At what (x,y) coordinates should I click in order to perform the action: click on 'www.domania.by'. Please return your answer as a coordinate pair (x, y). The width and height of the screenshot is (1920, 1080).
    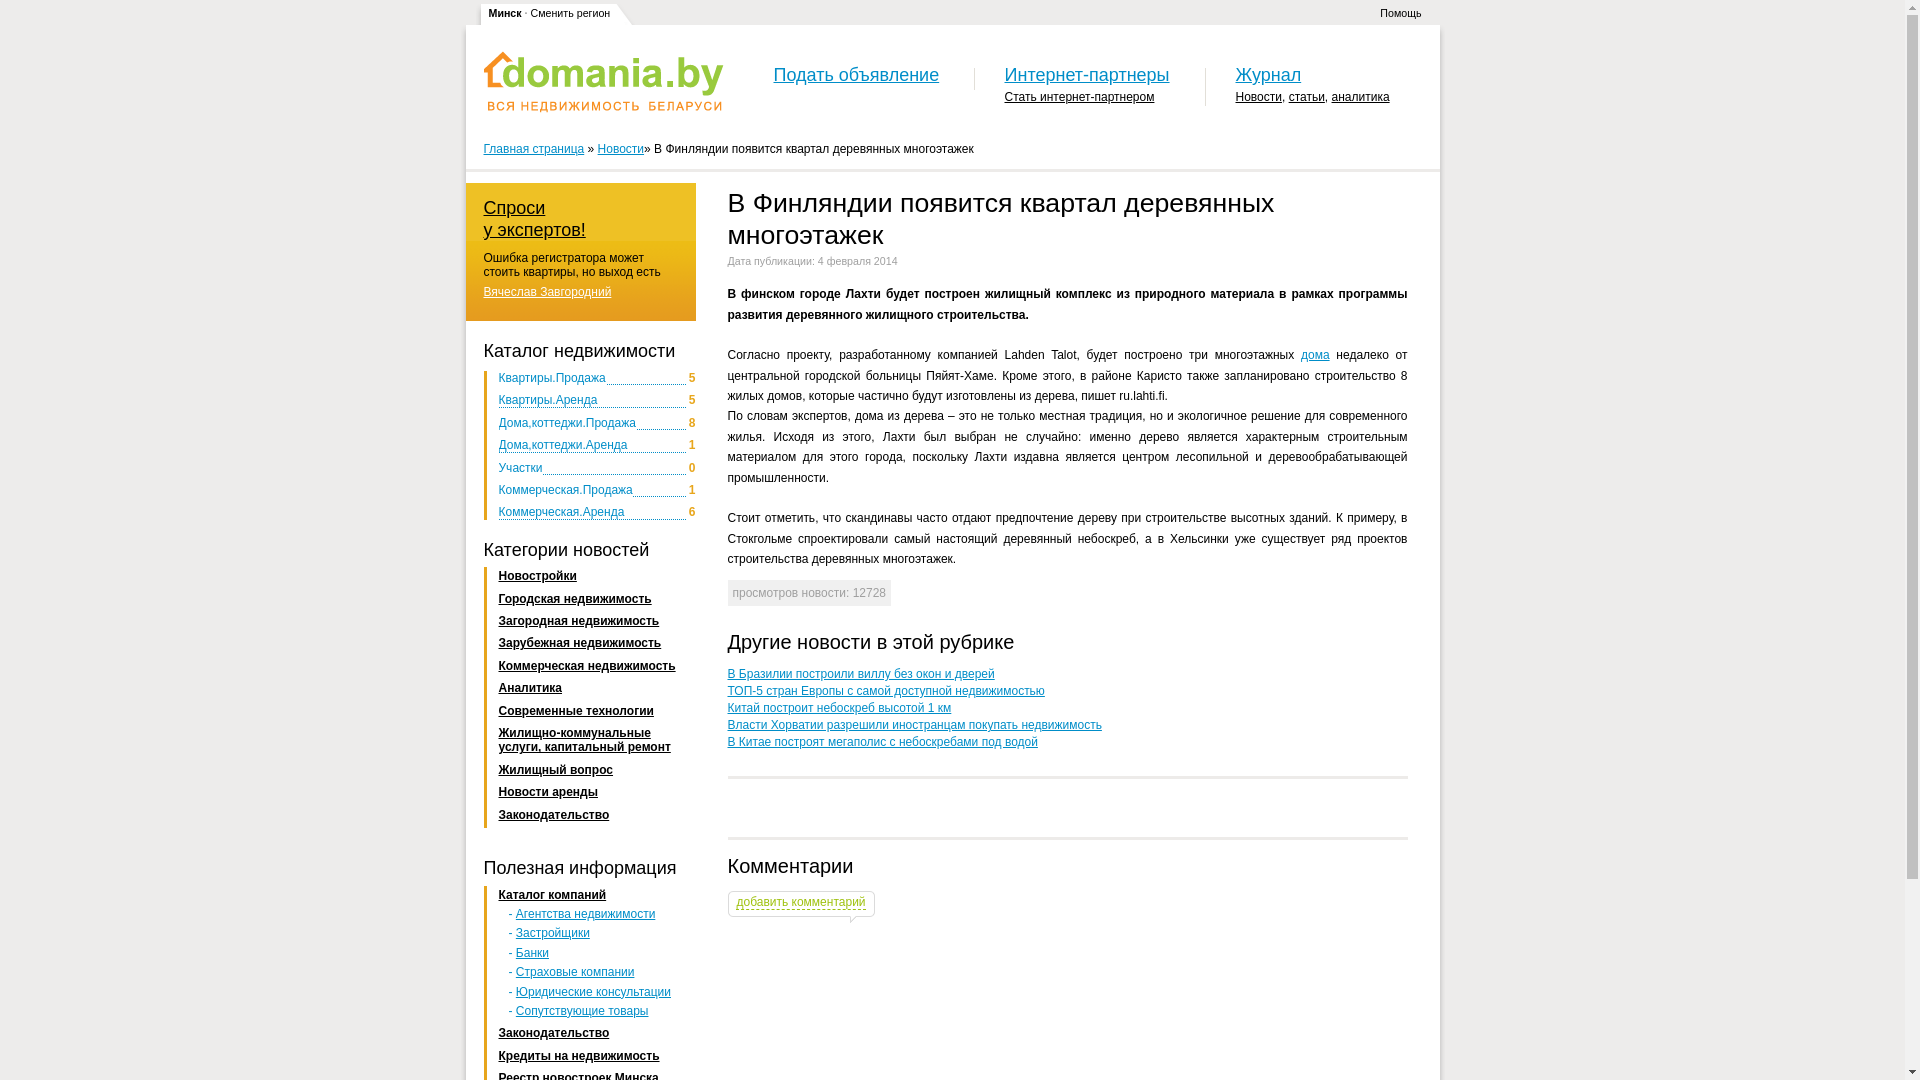
    Looking at the image, I should click on (603, 80).